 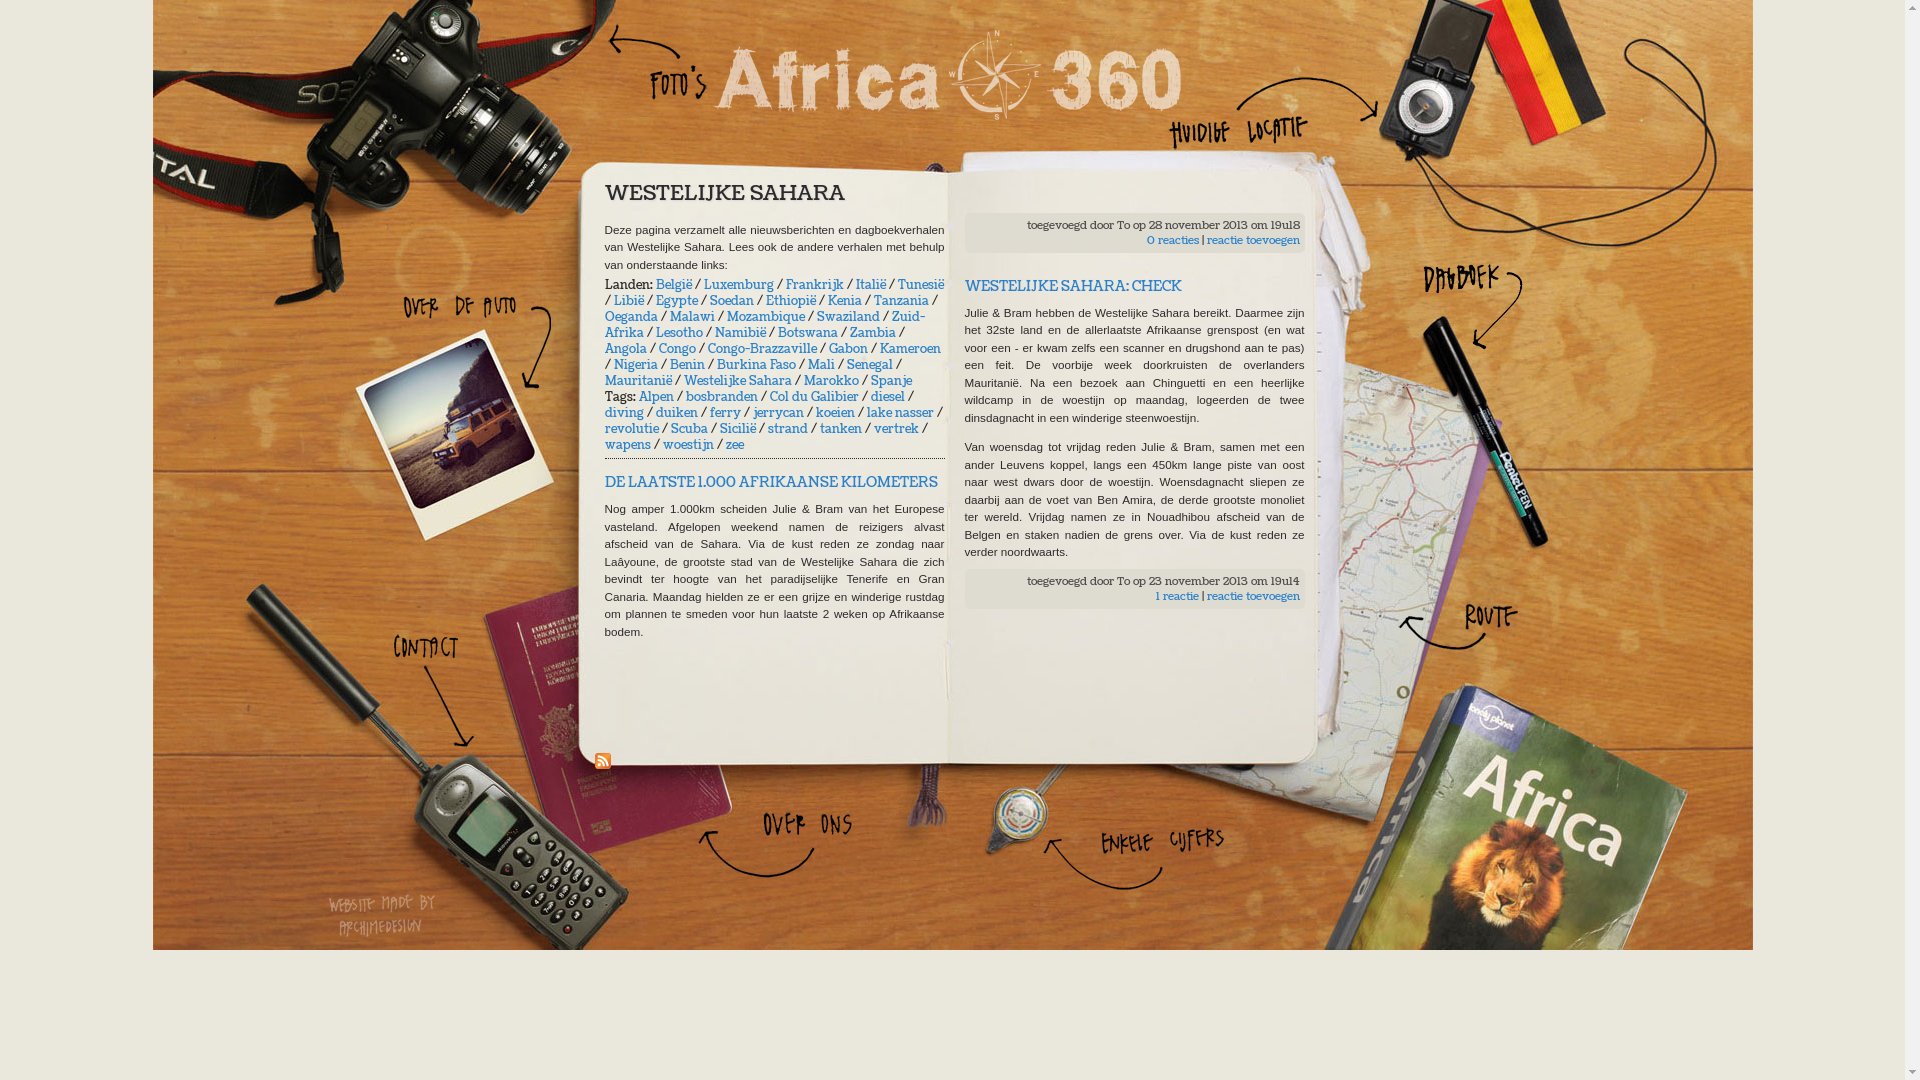 I want to click on 'diesel', so click(x=886, y=397).